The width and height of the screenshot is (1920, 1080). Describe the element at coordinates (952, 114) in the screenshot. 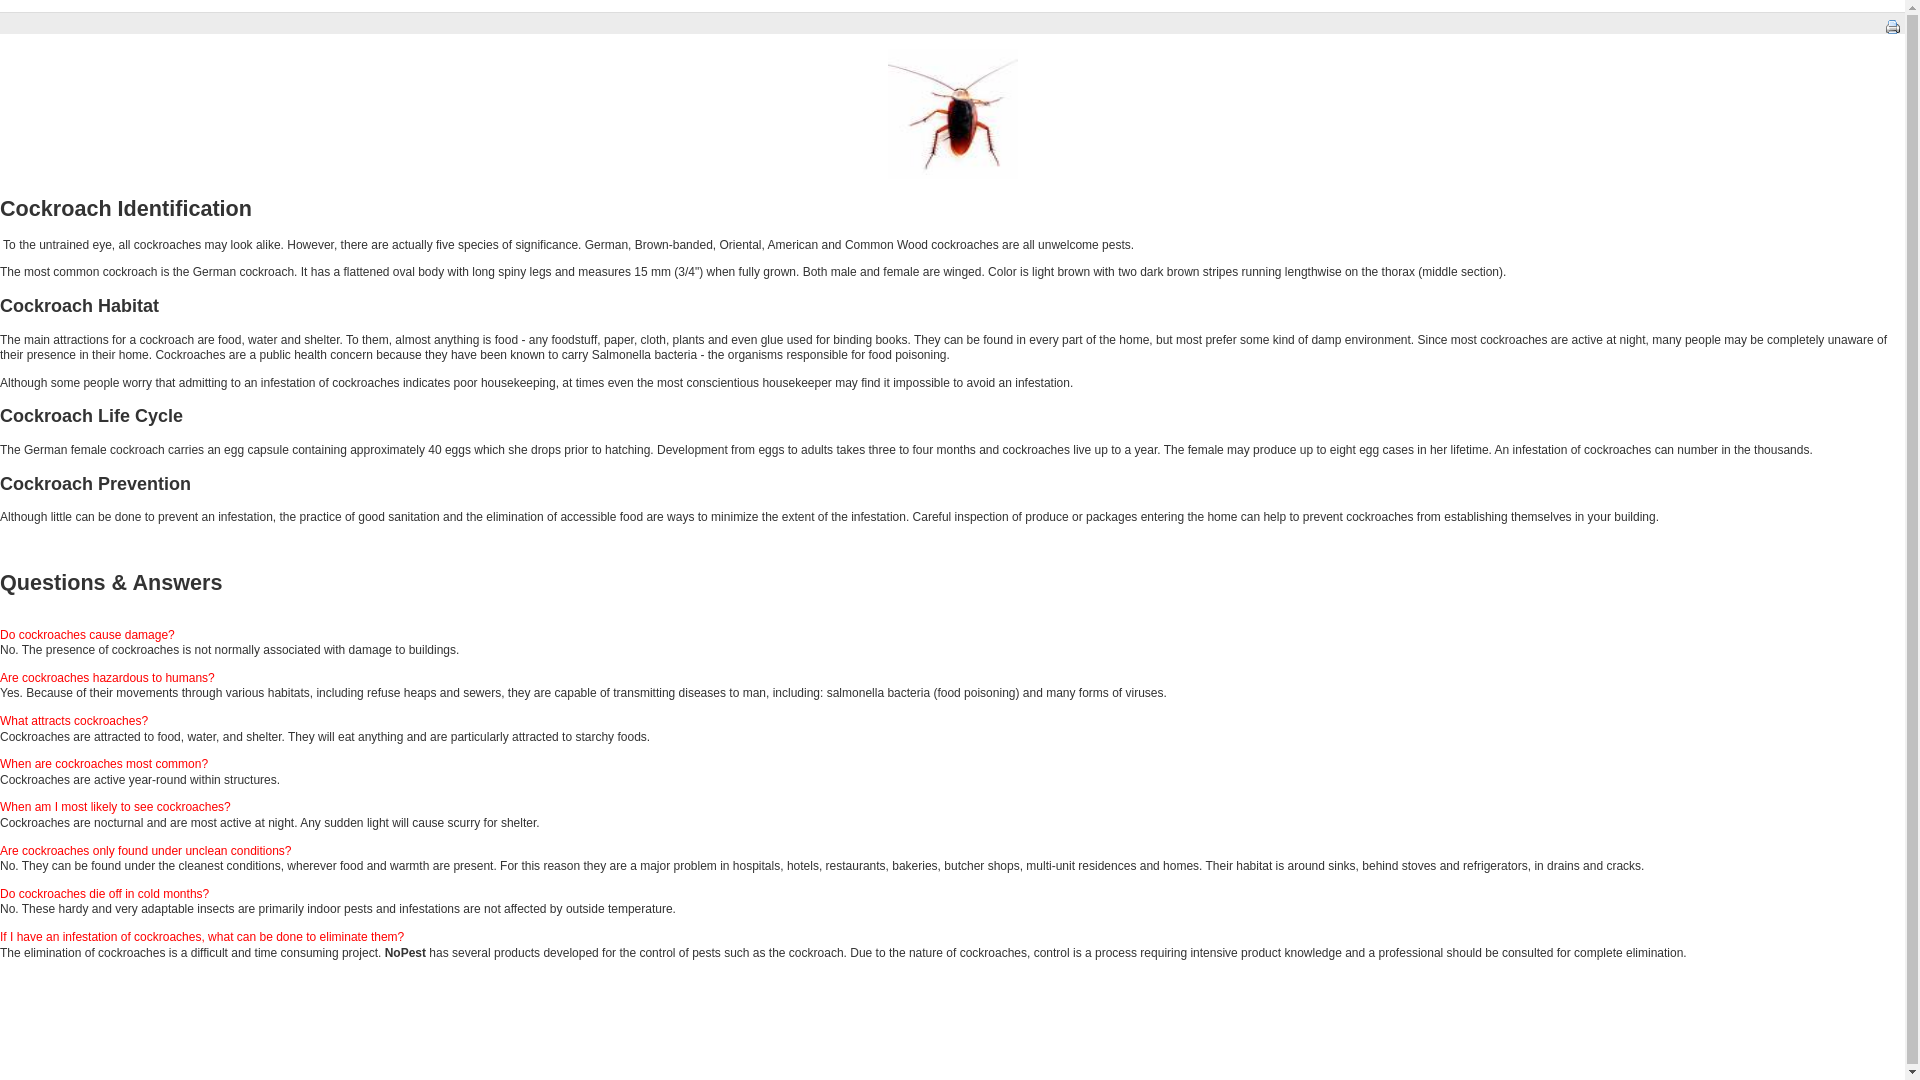

I see `'Cockroach'` at that location.